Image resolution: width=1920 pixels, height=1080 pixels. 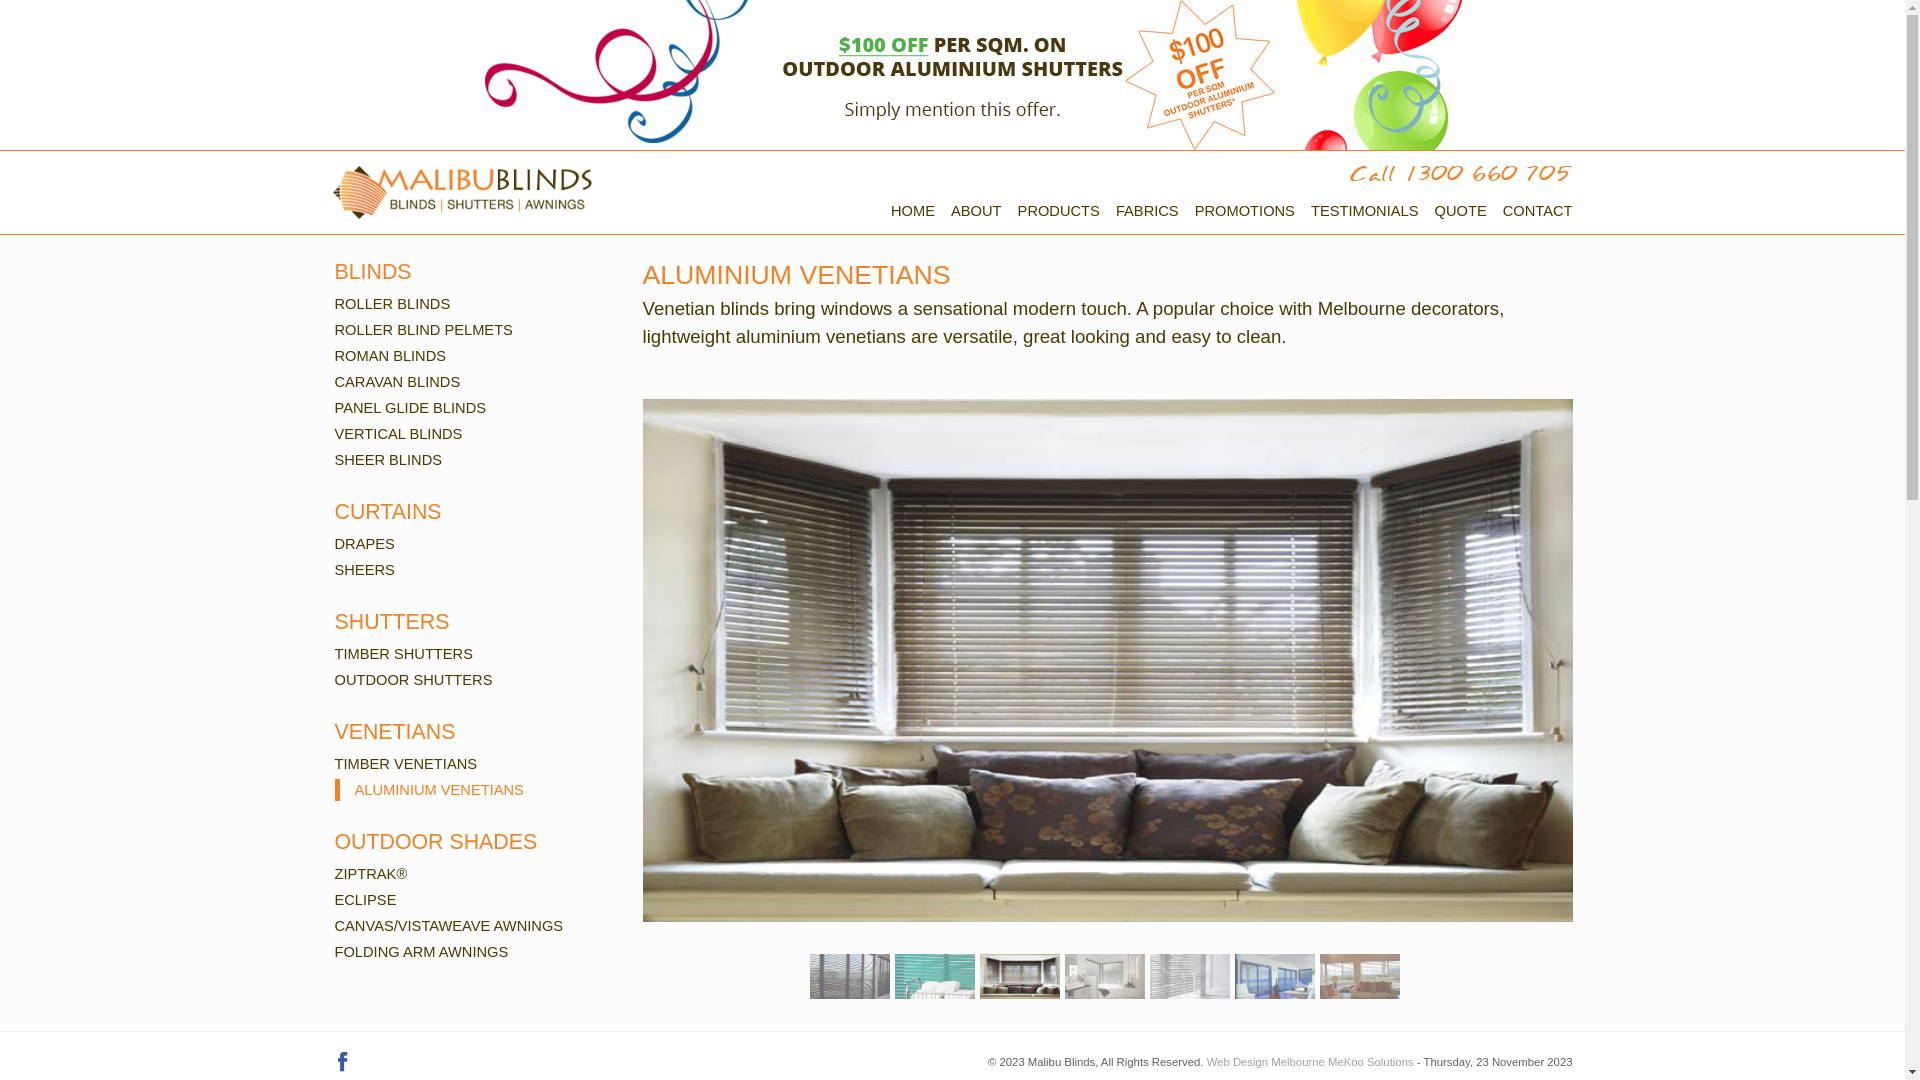 What do you see at coordinates (1310, 1060) in the screenshot?
I see `'Web Design Melbourne MeKoo Solutions'` at bounding box center [1310, 1060].